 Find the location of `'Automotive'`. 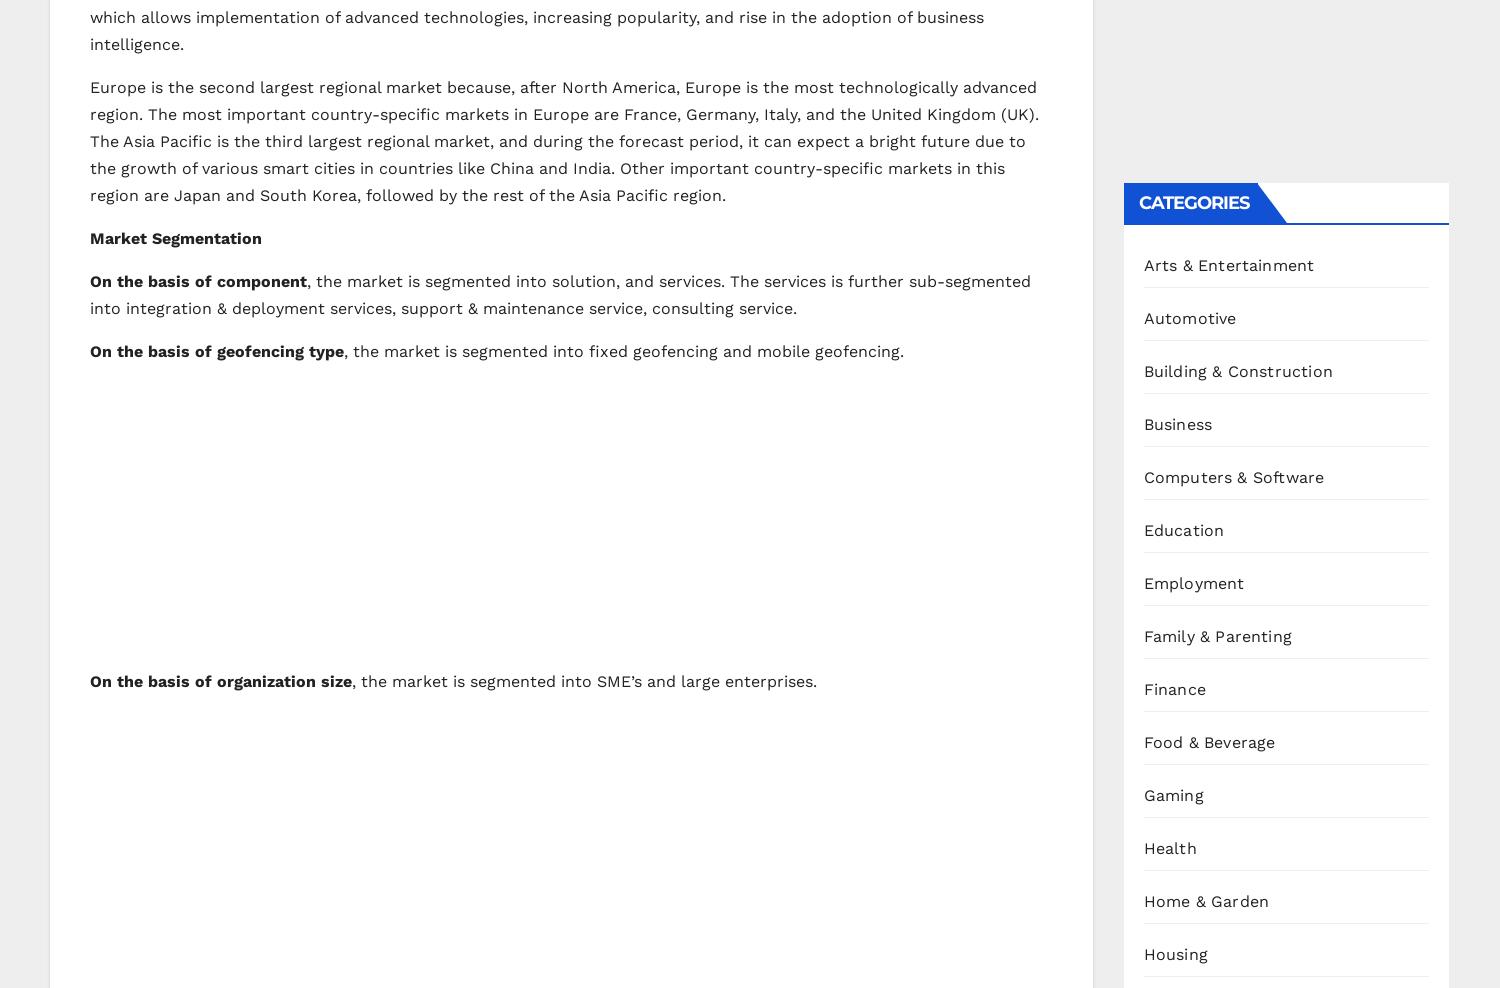

'Automotive' is located at coordinates (1188, 317).